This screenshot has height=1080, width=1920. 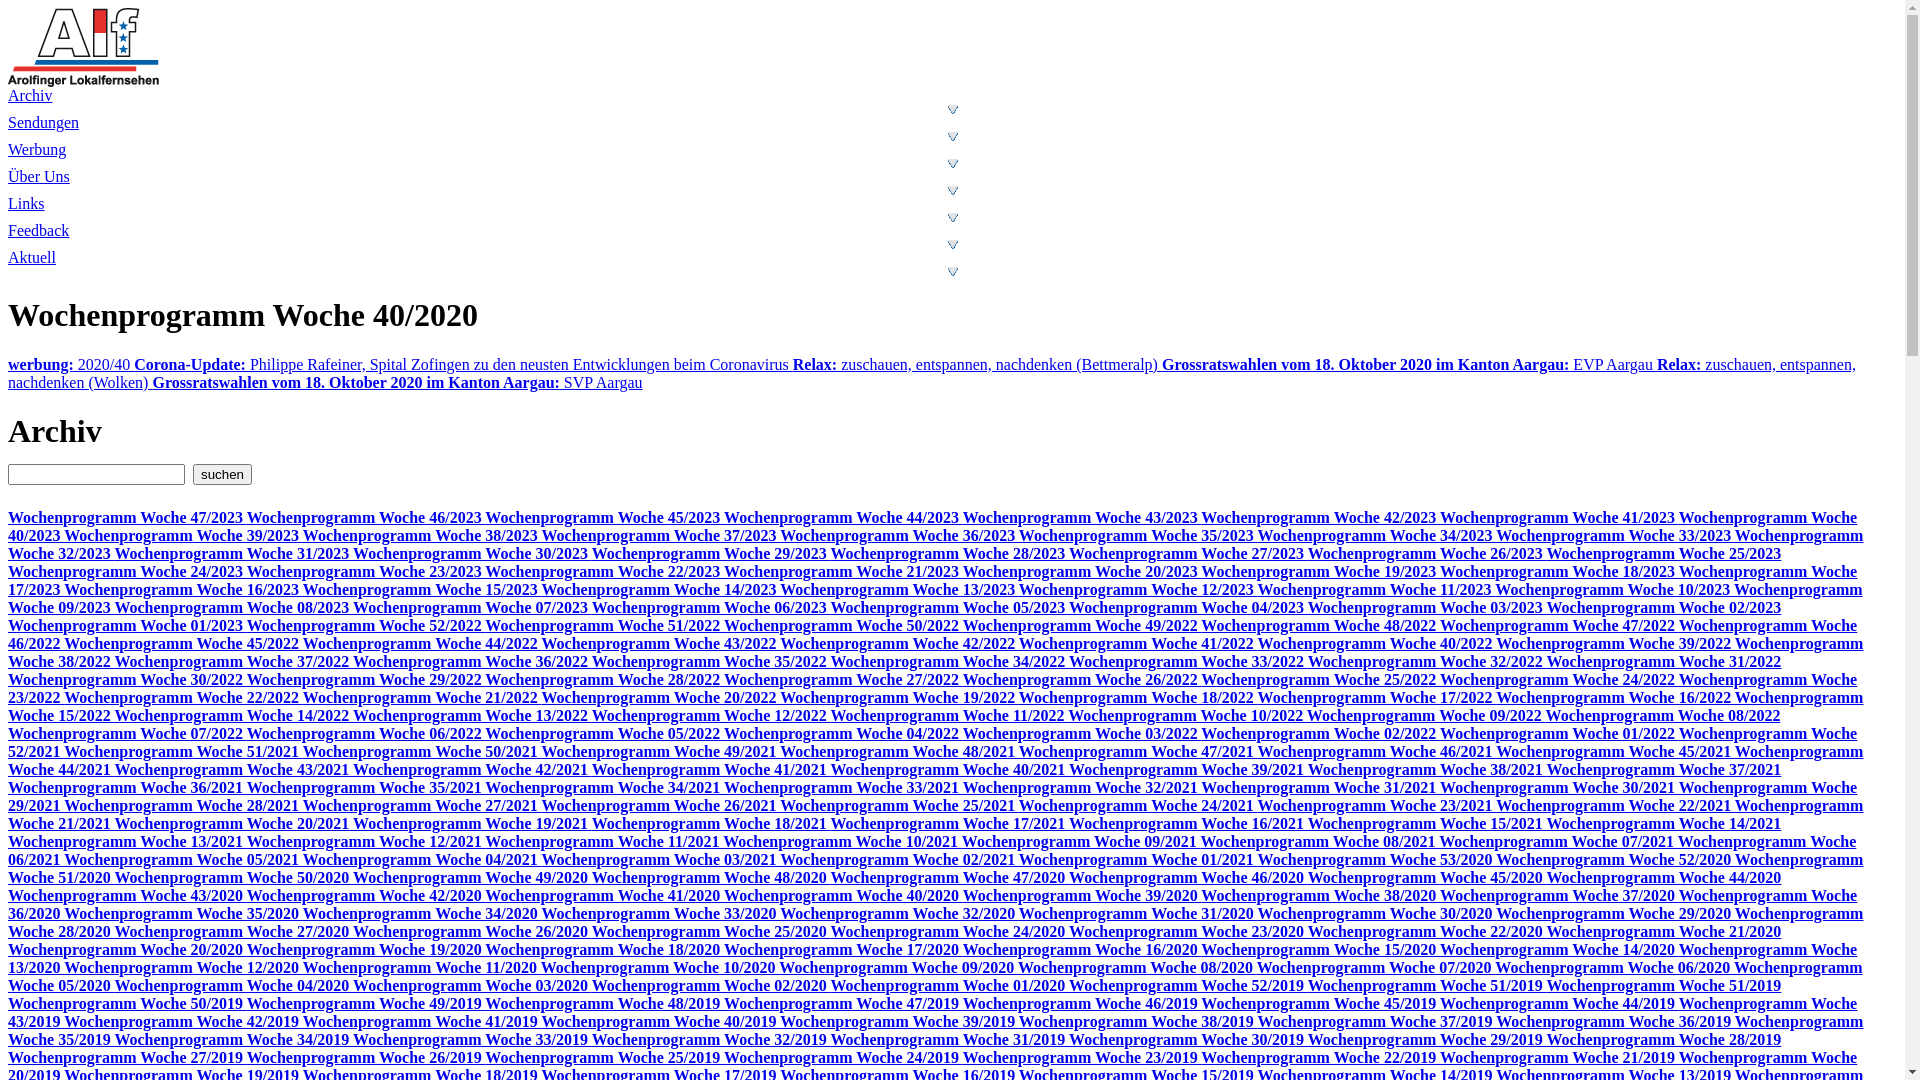 What do you see at coordinates (183, 534) in the screenshot?
I see `'Wochenprogramm Woche 39/2023'` at bounding box center [183, 534].